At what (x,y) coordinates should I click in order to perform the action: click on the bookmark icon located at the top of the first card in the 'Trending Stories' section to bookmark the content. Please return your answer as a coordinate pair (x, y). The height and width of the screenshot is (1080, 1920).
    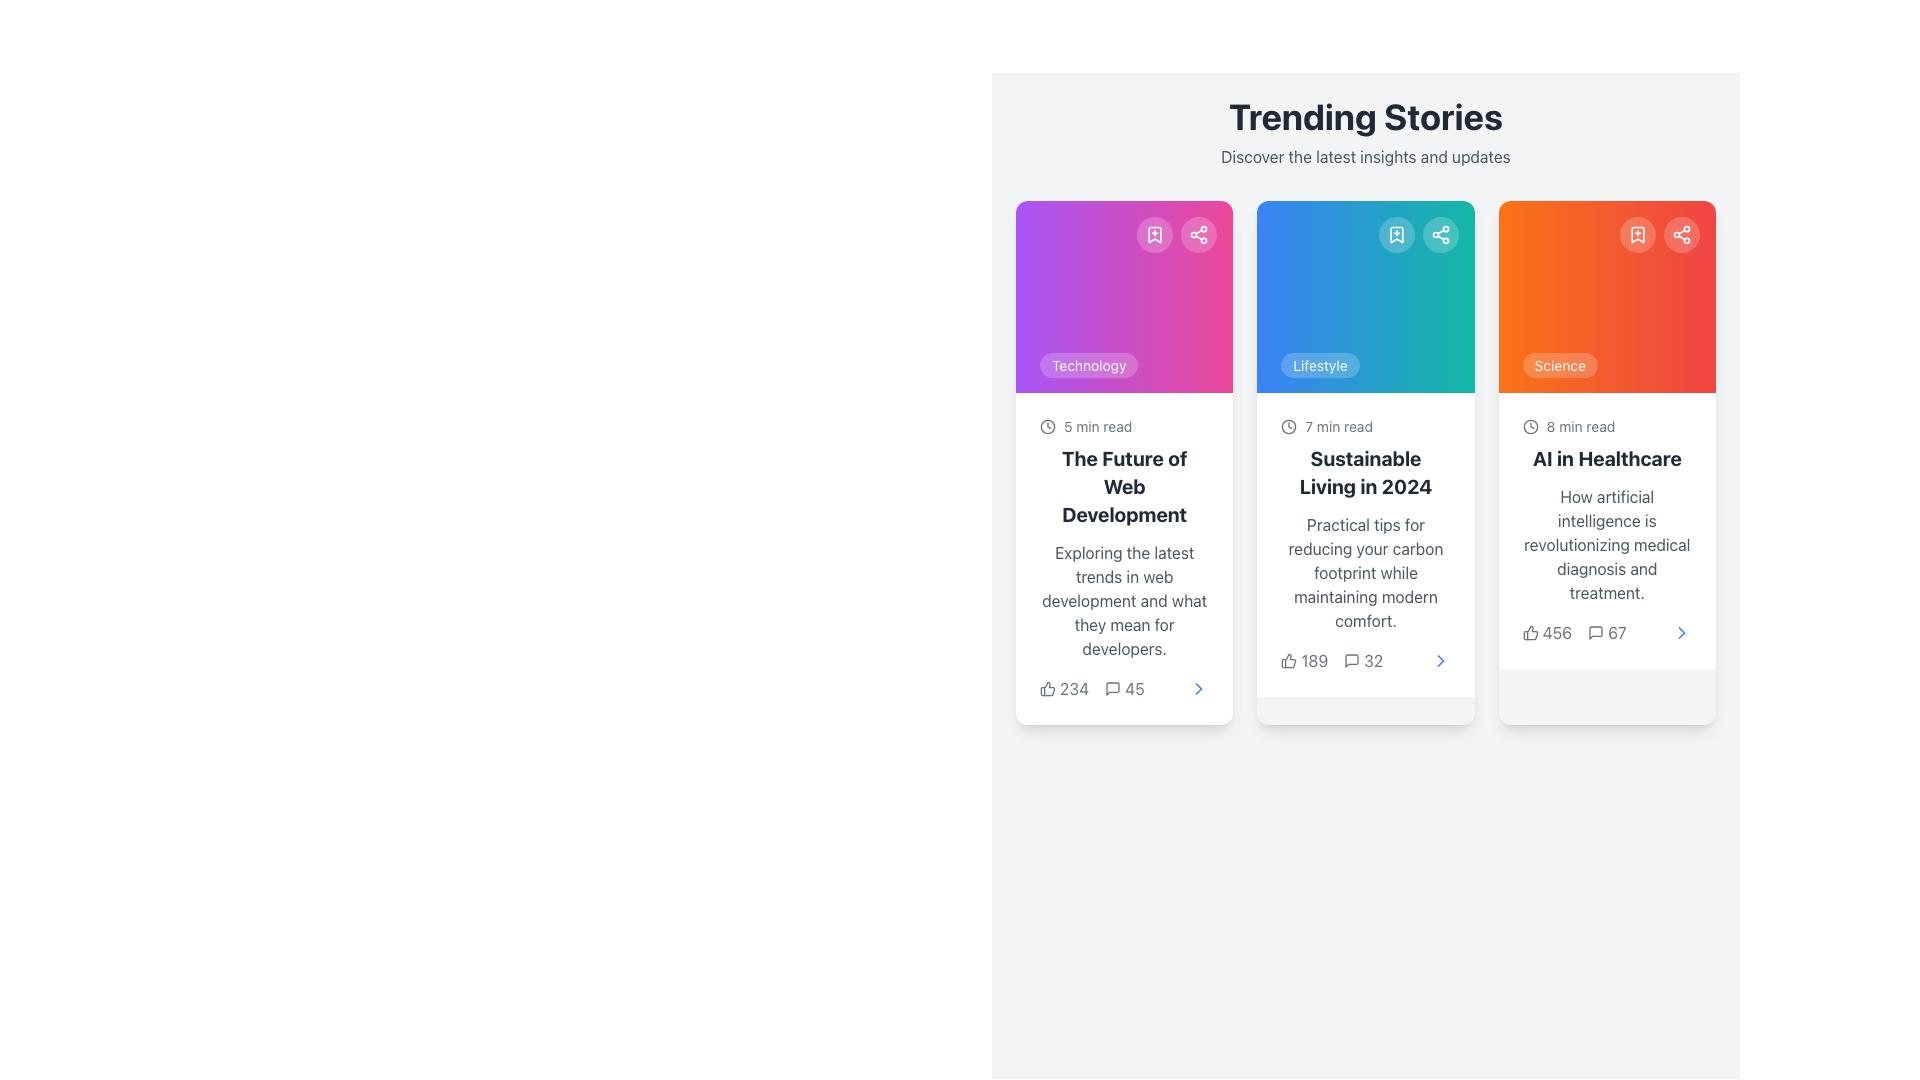
    Looking at the image, I should click on (1155, 234).